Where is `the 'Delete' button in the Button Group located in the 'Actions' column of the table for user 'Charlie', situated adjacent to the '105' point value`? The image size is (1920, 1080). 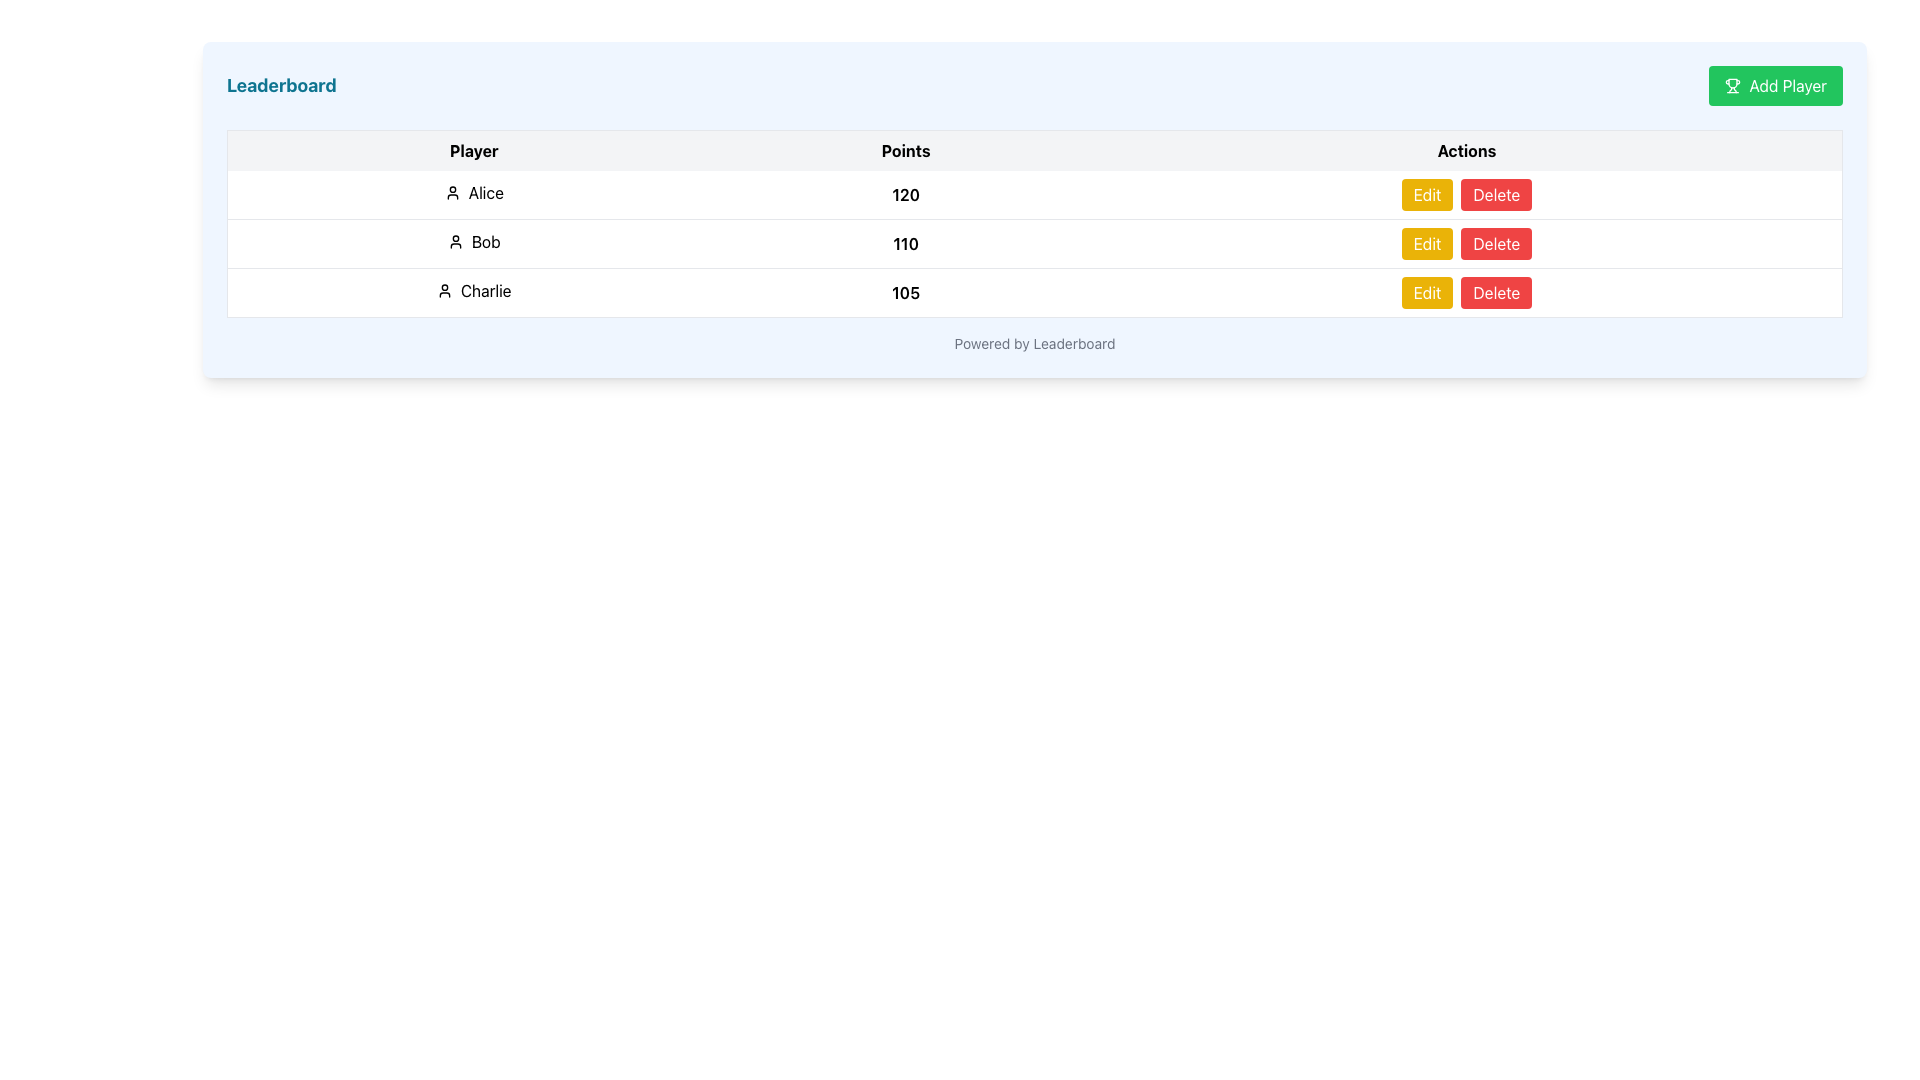 the 'Delete' button in the Button Group located in the 'Actions' column of the table for user 'Charlie', situated adjacent to the '105' point value is located at coordinates (1465, 293).